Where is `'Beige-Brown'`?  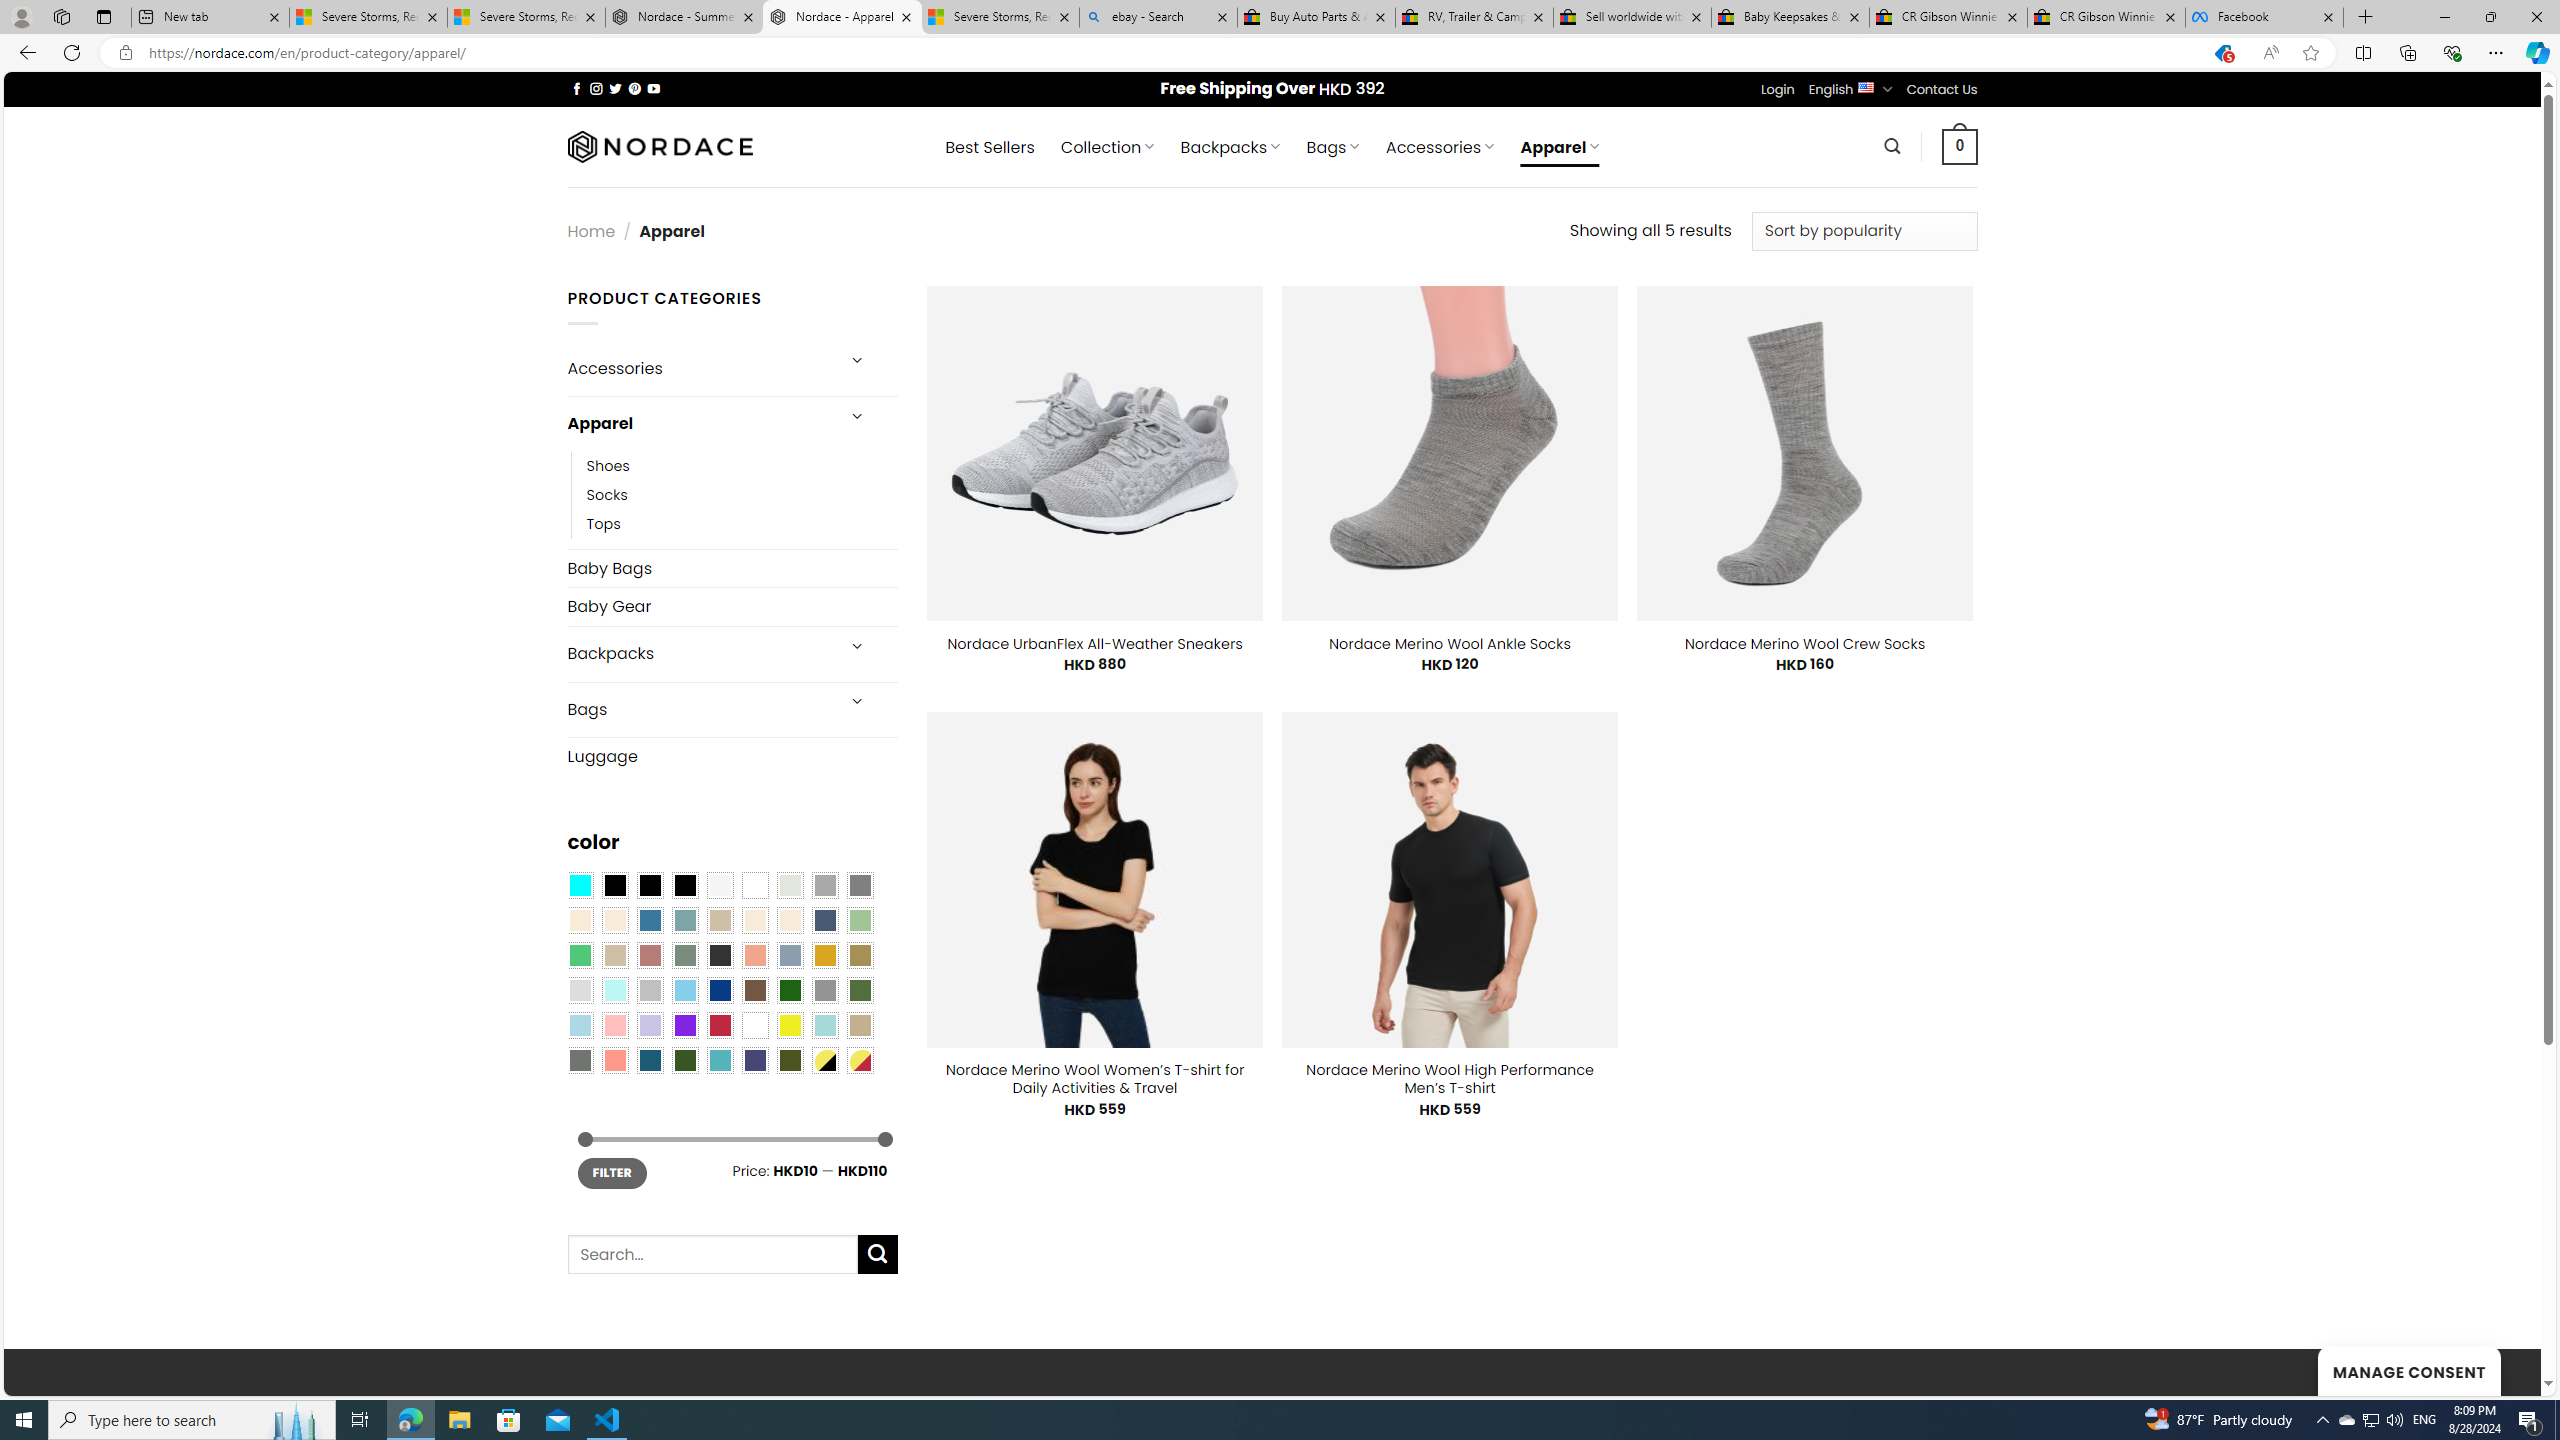 'Beige-Brown' is located at coordinates (613, 919).